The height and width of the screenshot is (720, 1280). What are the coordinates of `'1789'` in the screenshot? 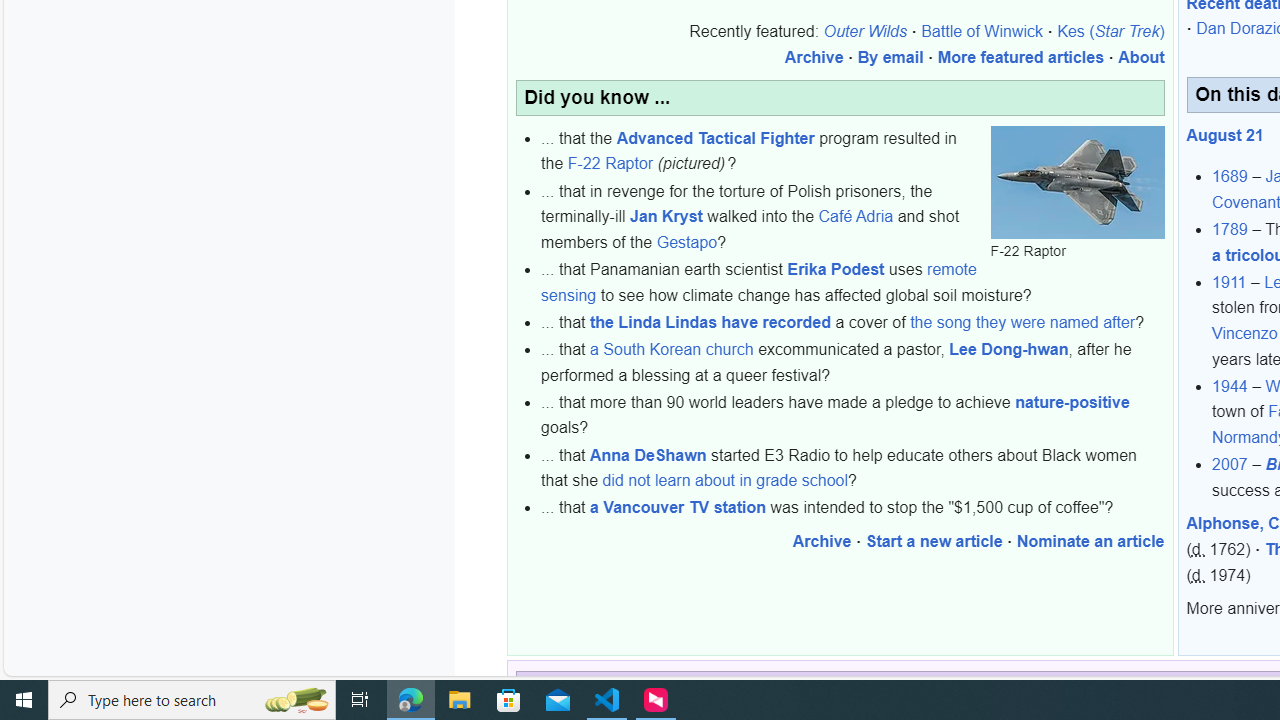 It's located at (1229, 229).